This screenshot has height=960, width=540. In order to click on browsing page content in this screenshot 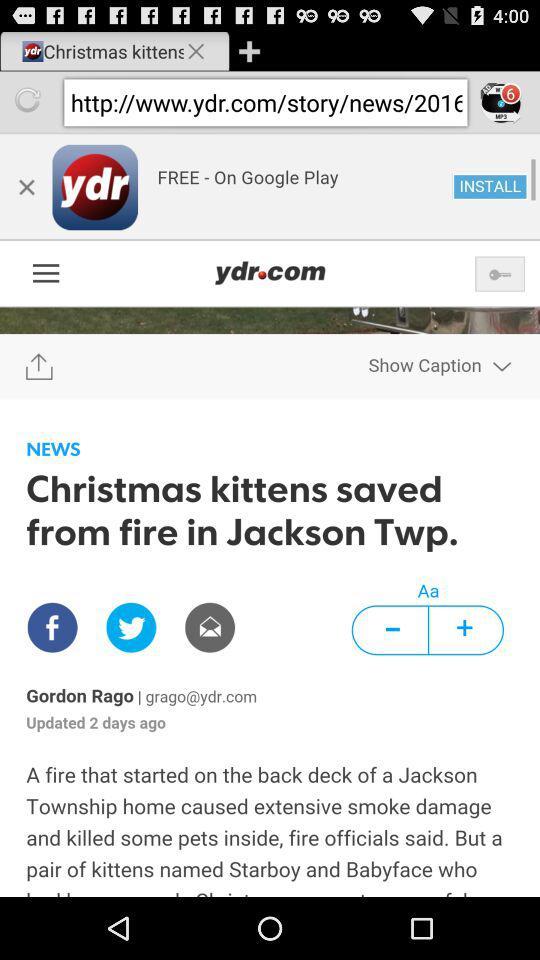, I will do `click(270, 514)`.